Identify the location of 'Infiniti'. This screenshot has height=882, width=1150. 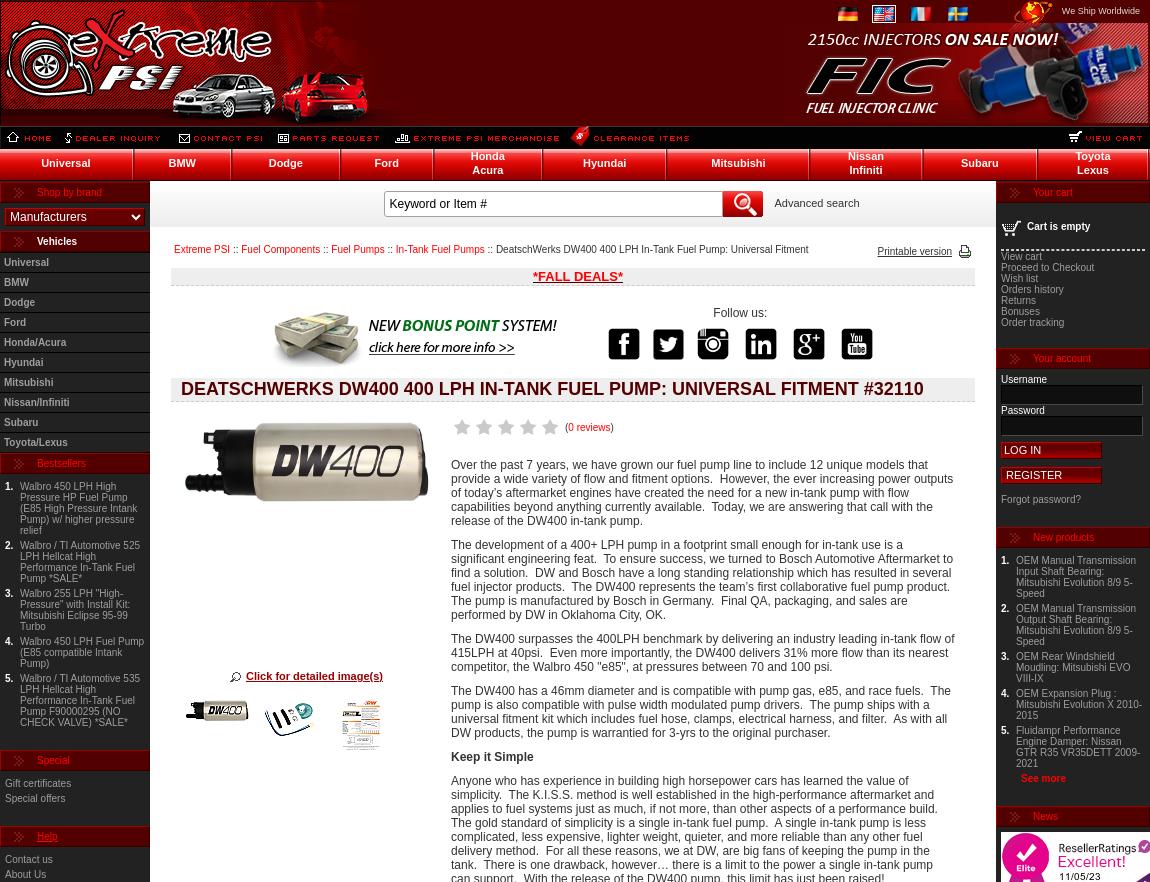
(865, 168).